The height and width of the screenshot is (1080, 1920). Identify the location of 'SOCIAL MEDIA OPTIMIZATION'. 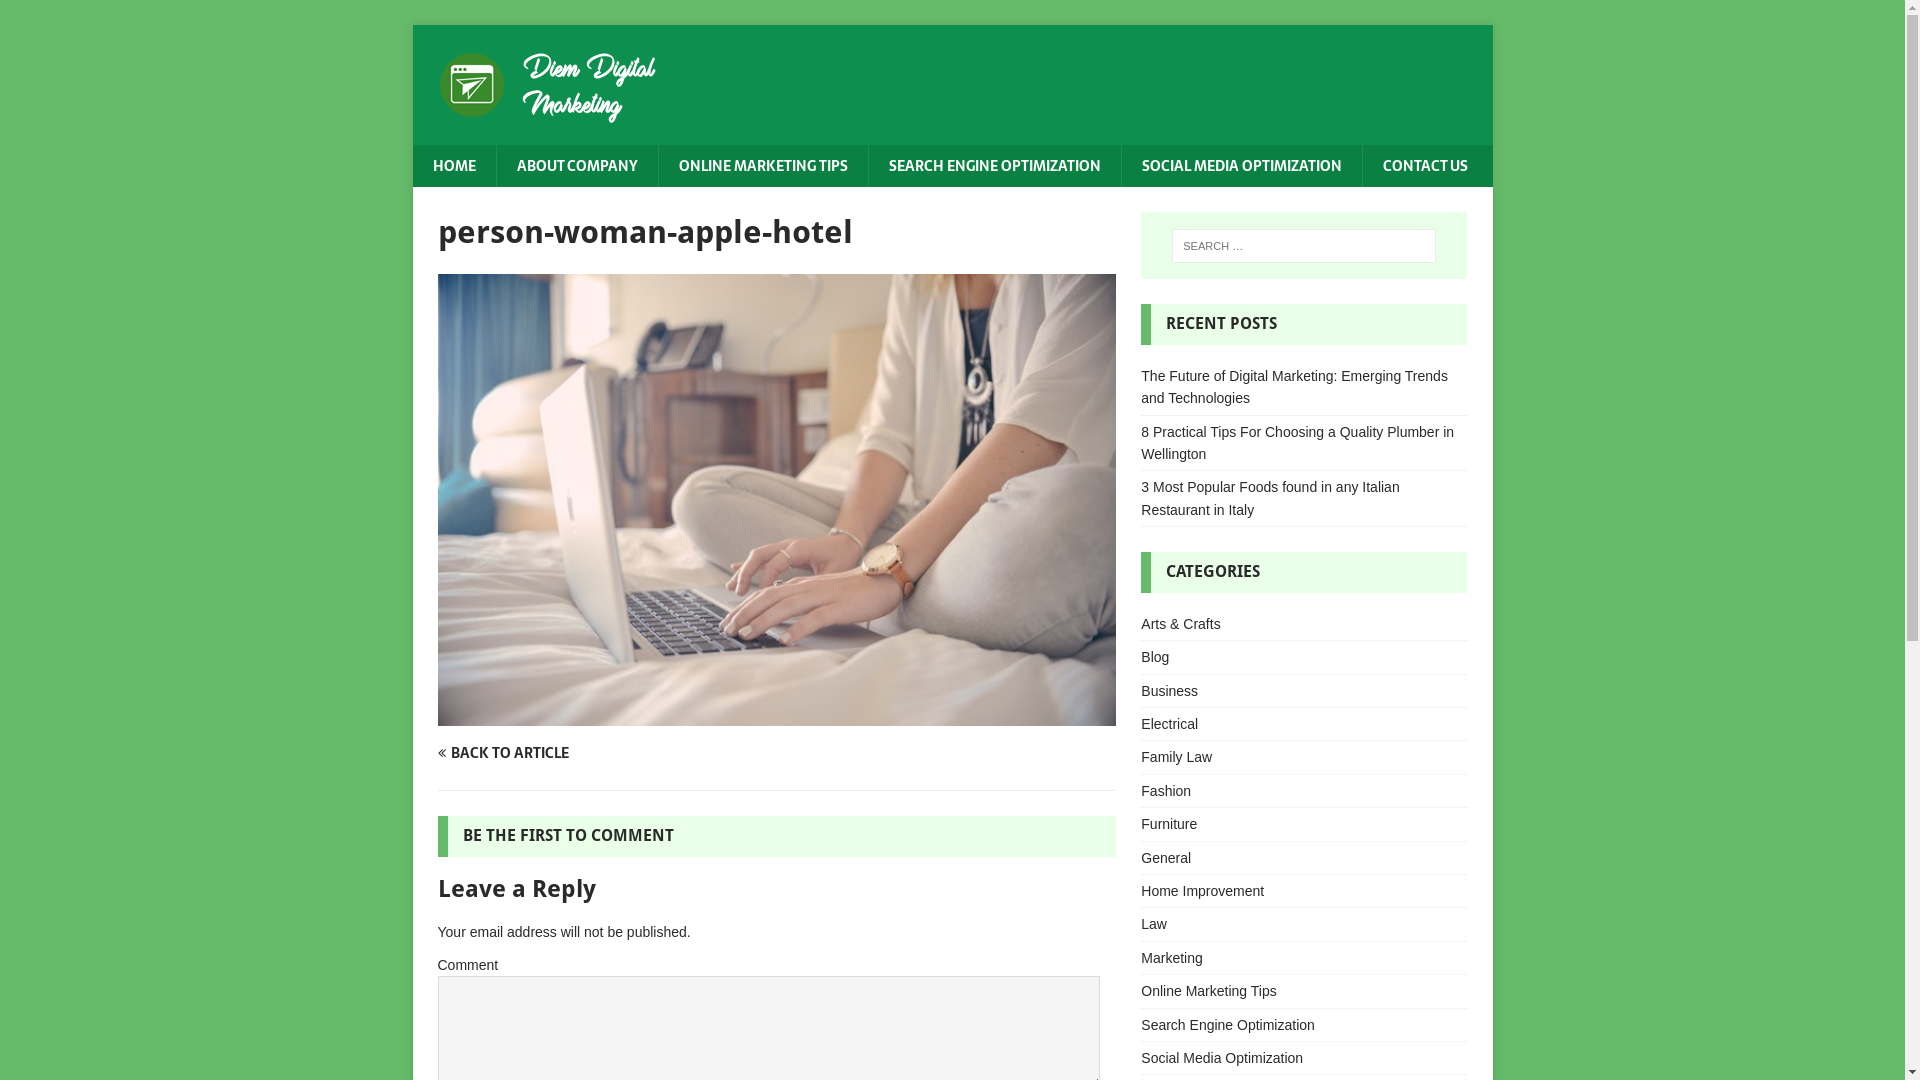
(1239, 164).